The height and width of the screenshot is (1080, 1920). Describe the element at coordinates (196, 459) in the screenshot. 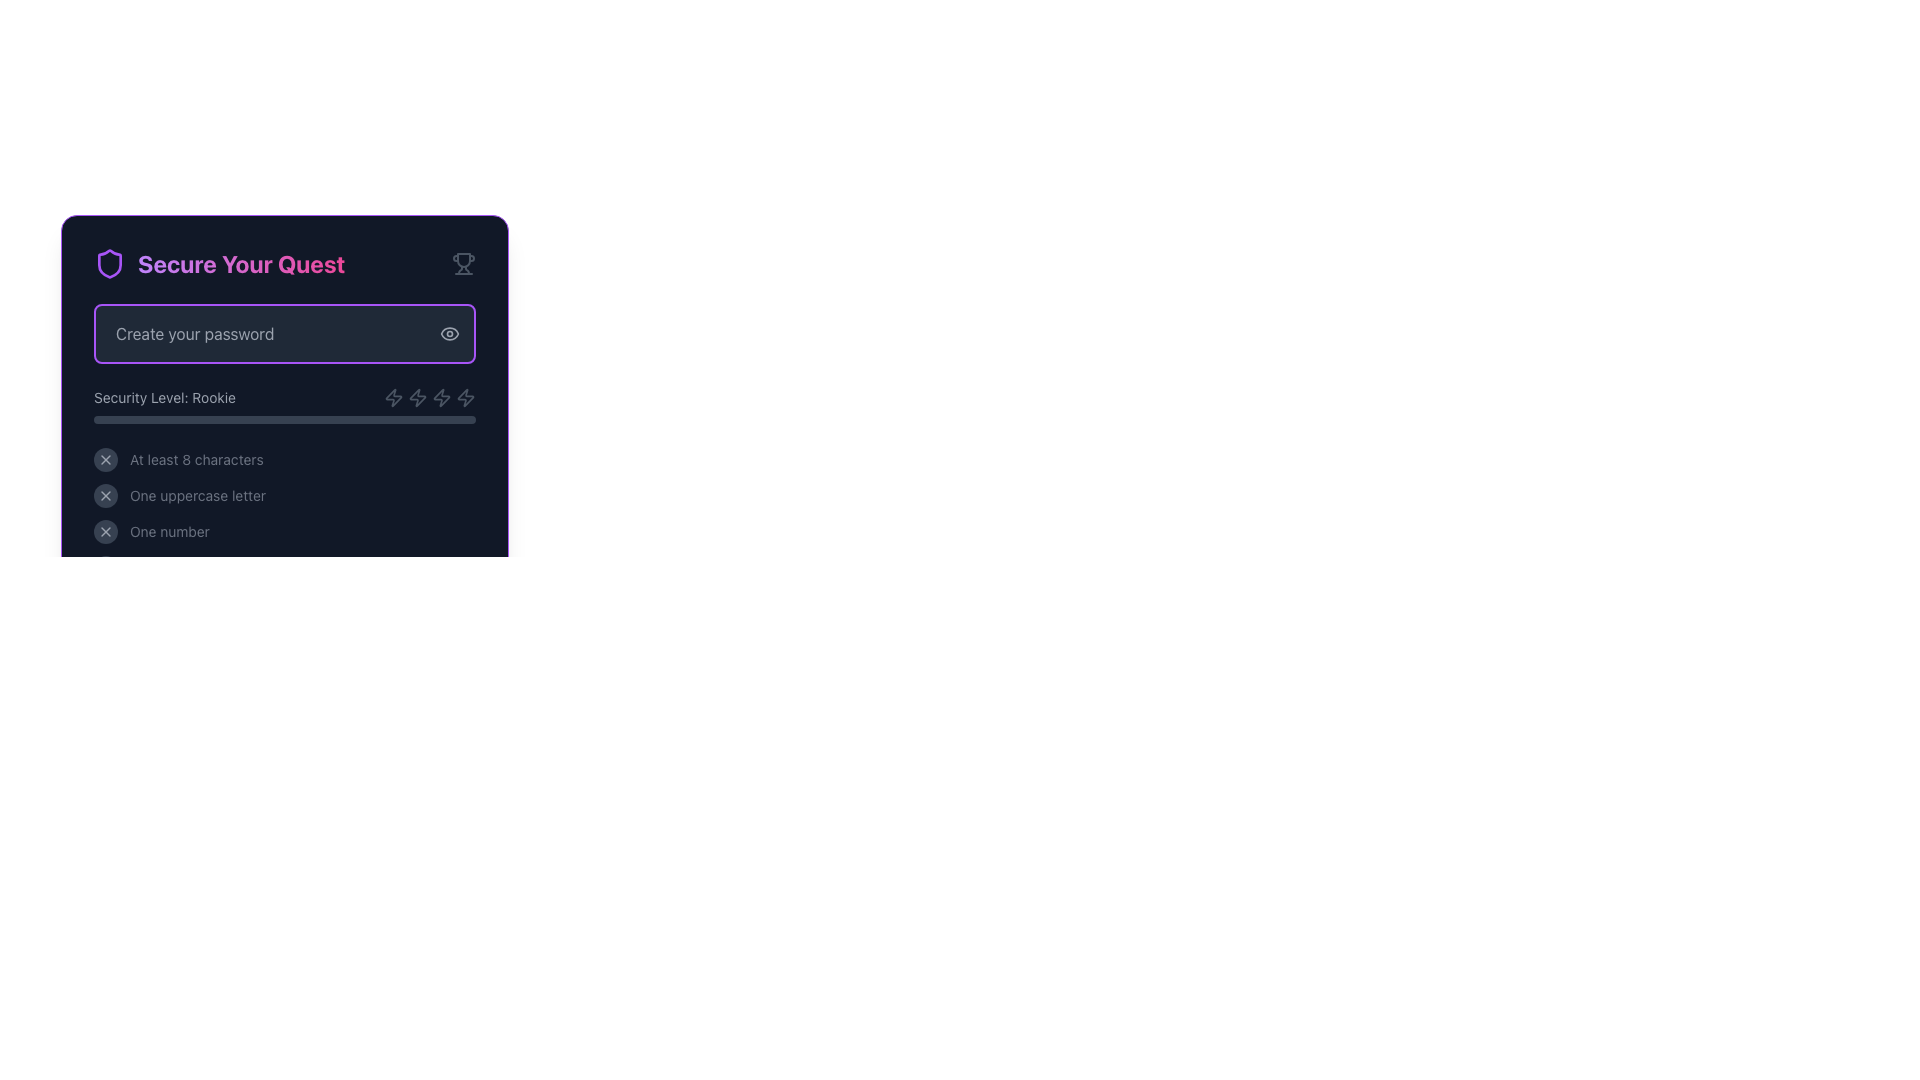

I see `the text label that provides guidance on password requirements located below the password input field in the 'Secure Your Quest' section, positioned on the left-hand side following an 'X' icon` at that location.